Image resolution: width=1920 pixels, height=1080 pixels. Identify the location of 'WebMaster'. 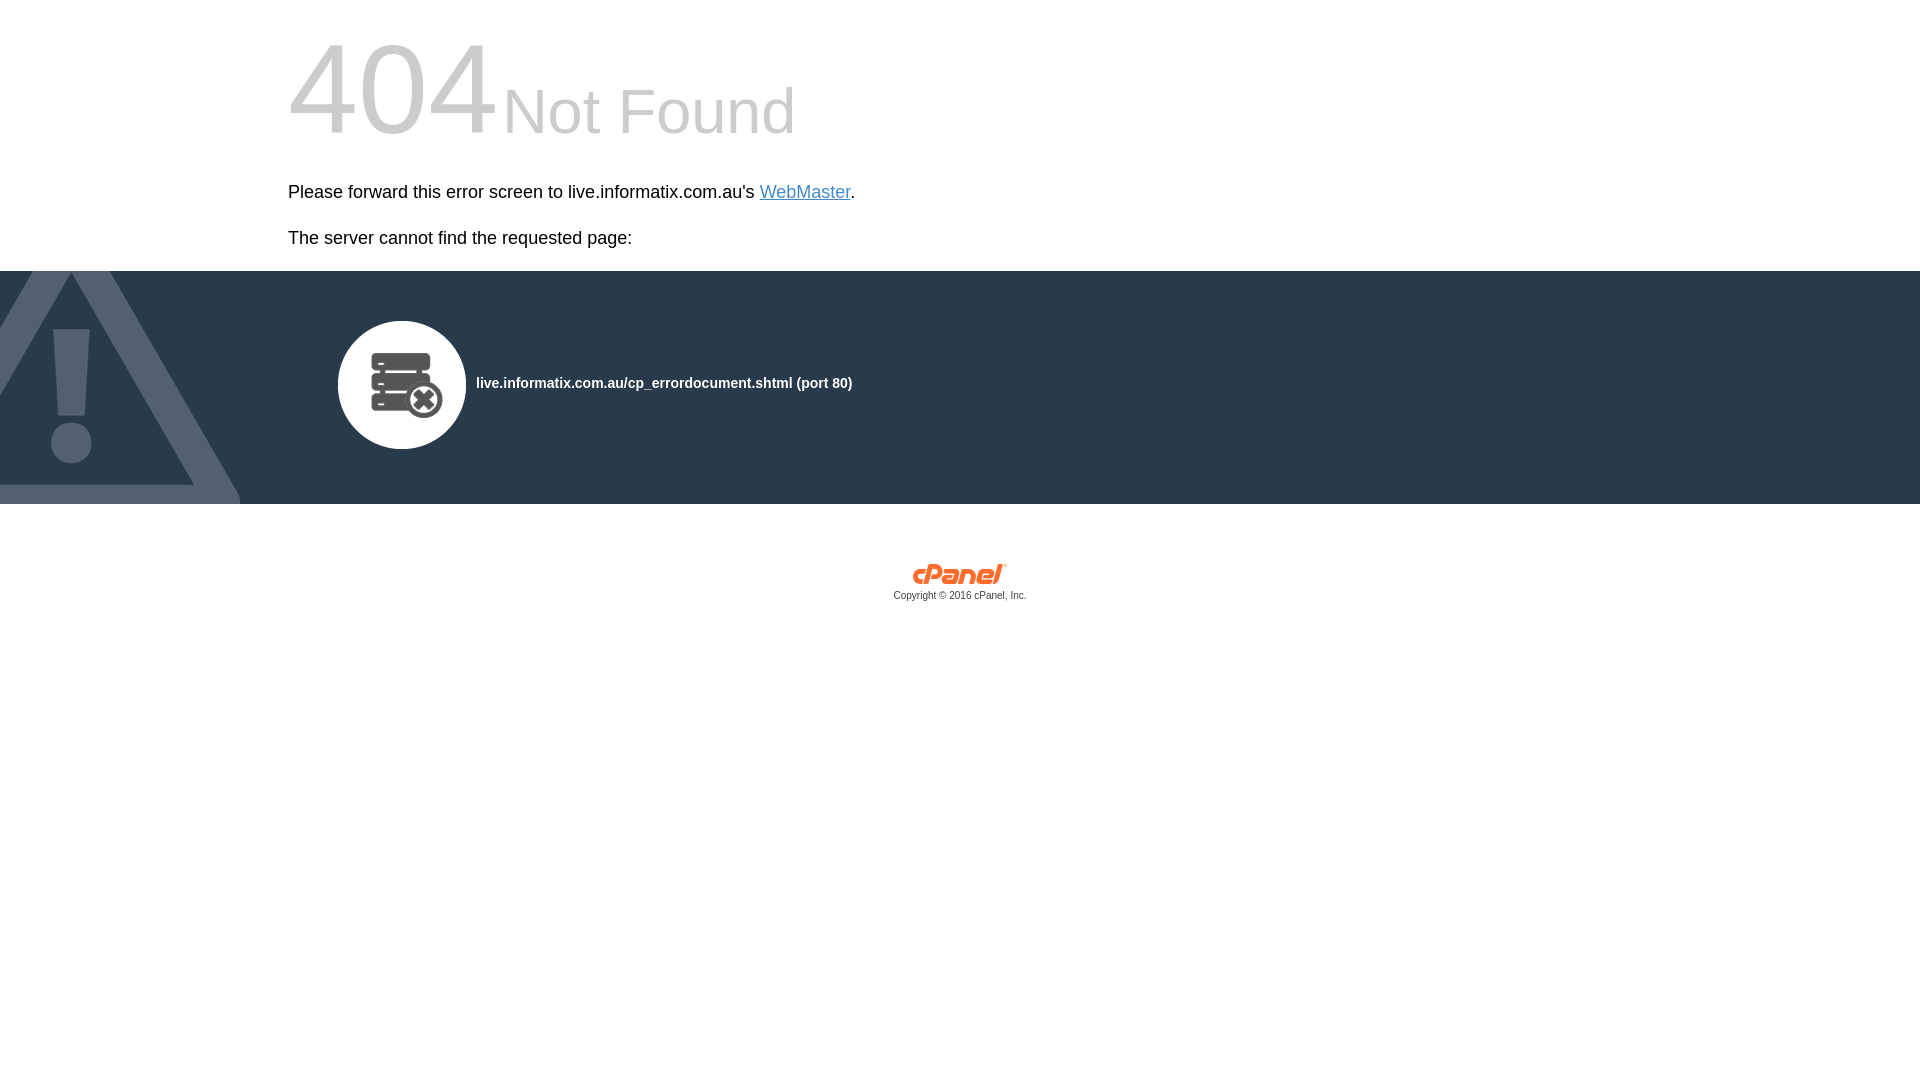
(758, 192).